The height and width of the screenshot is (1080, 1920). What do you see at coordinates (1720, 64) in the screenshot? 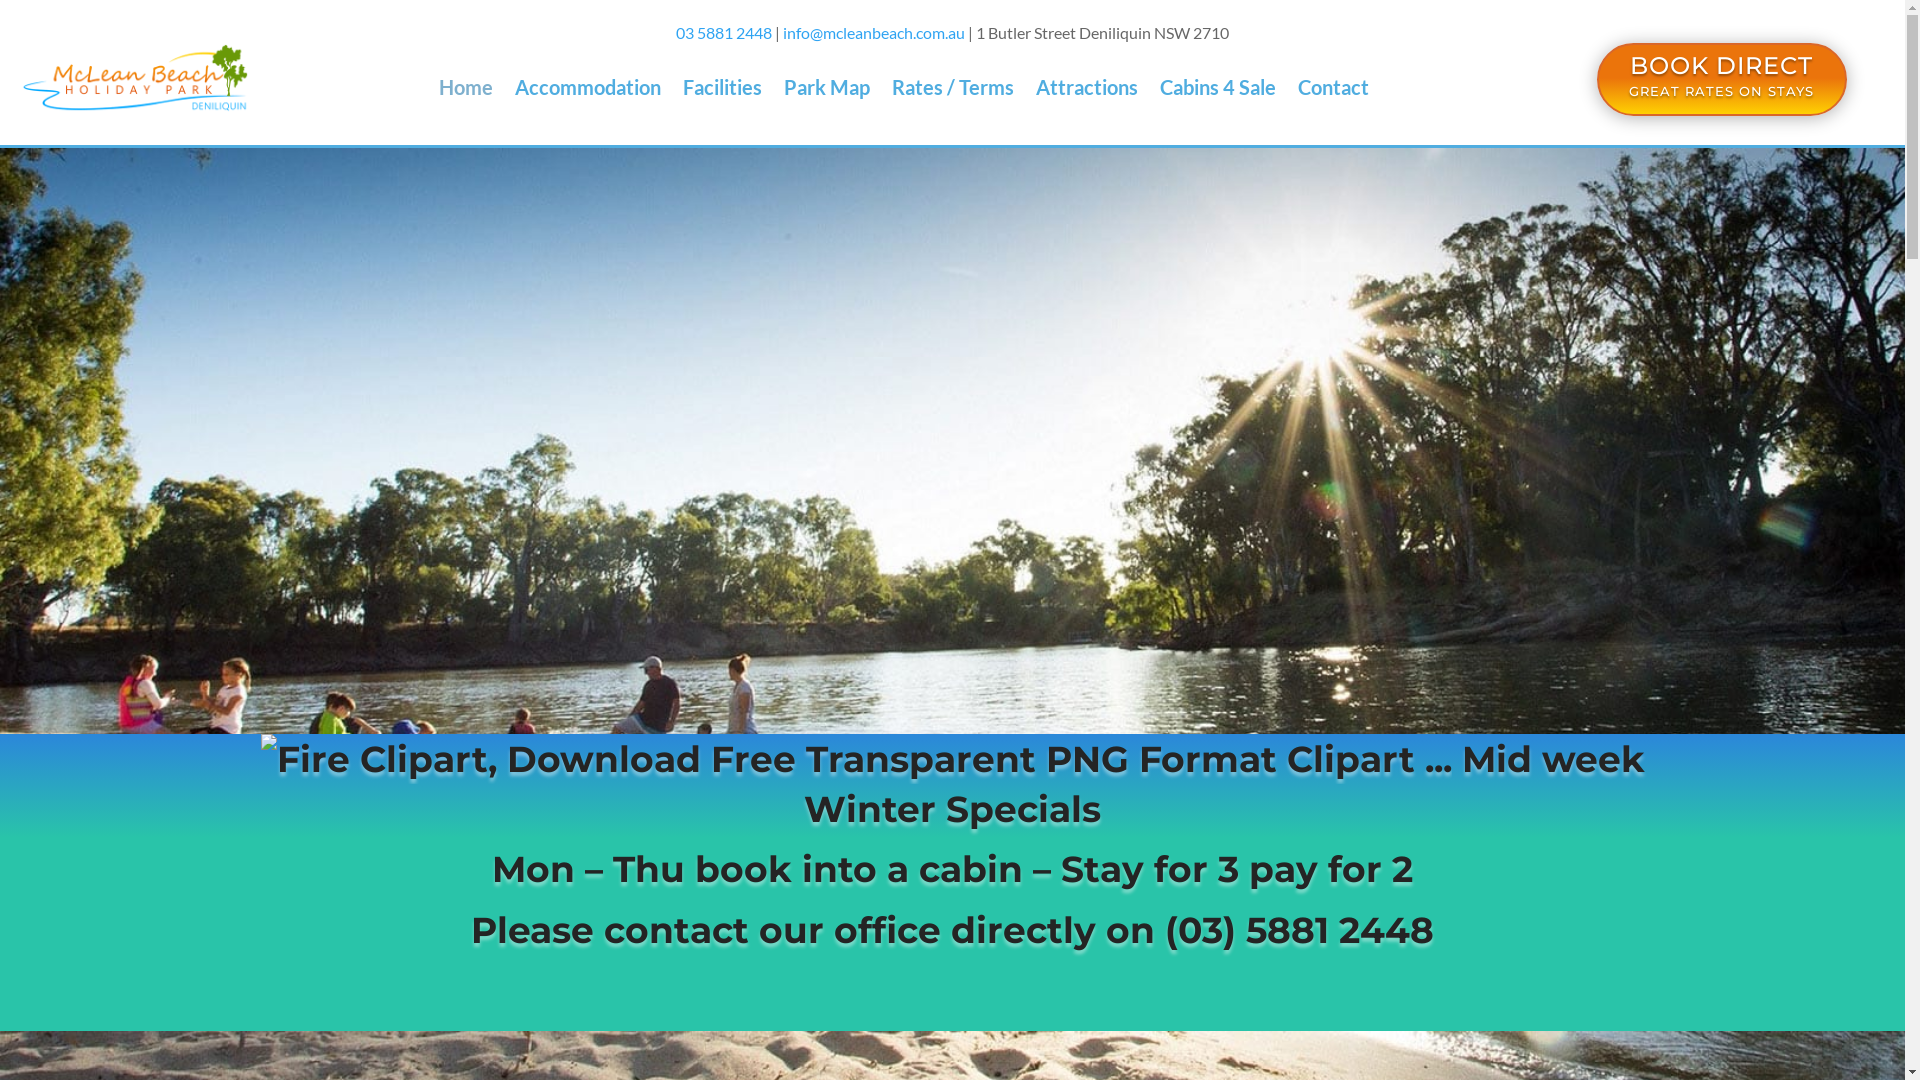
I see `'BOOK DIRECT'` at bounding box center [1720, 64].